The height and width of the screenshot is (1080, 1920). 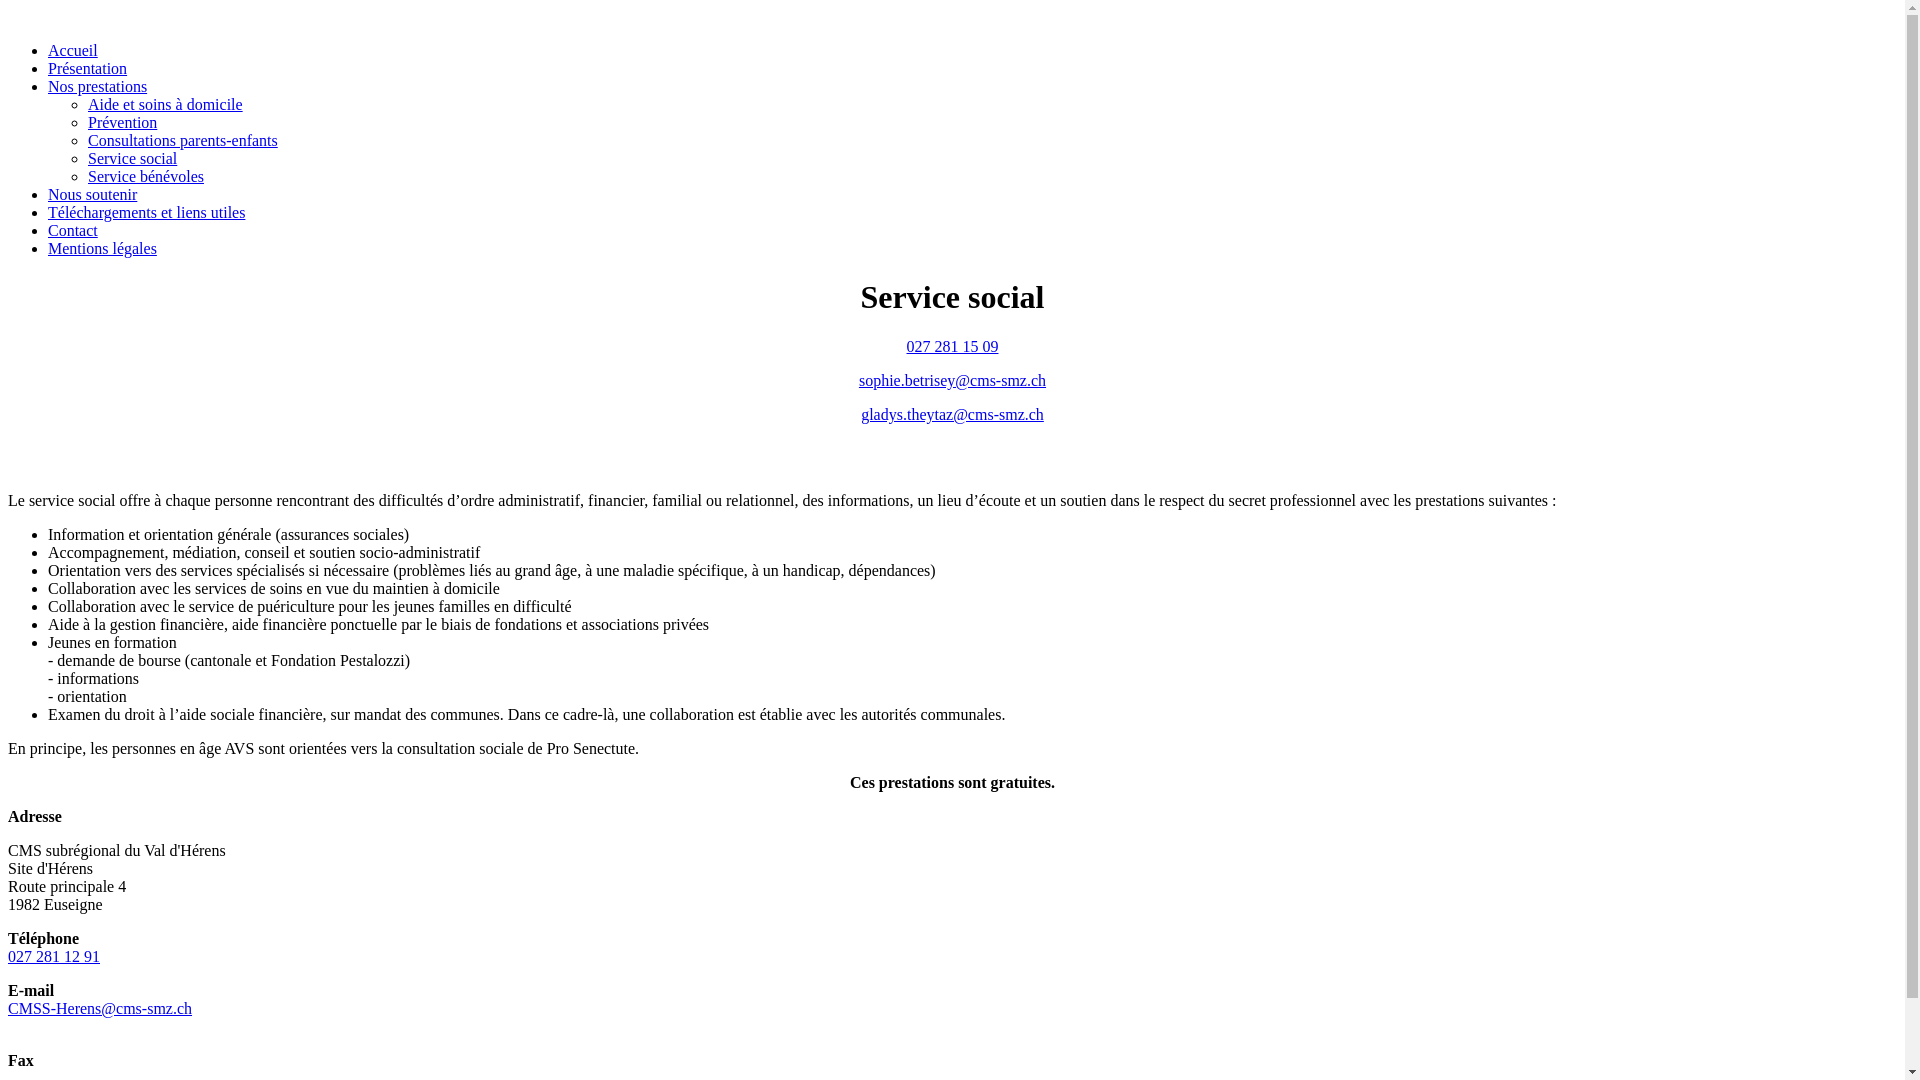 I want to click on 'Accueil', so click(x=72, y=49).